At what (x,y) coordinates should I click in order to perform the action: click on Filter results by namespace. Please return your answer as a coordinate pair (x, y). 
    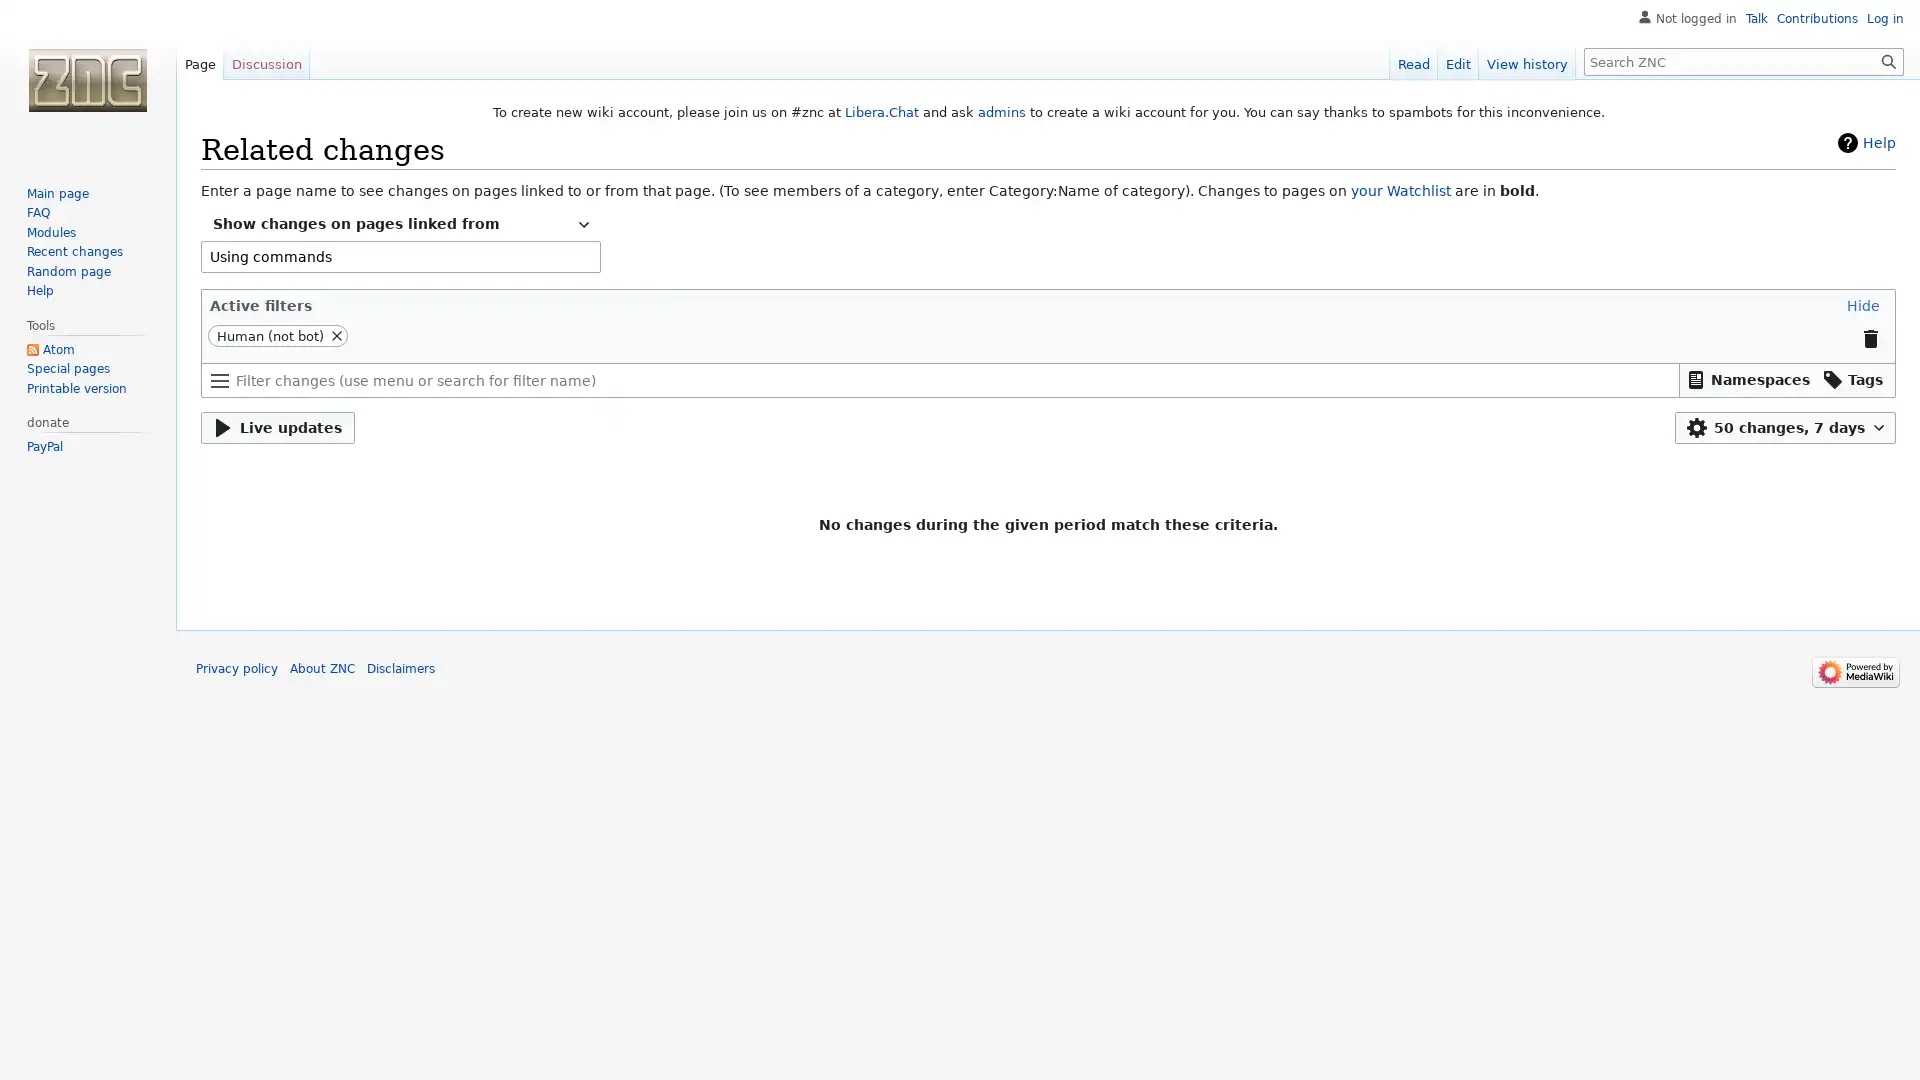
    Looking at the image, I should click on (1747, 380).